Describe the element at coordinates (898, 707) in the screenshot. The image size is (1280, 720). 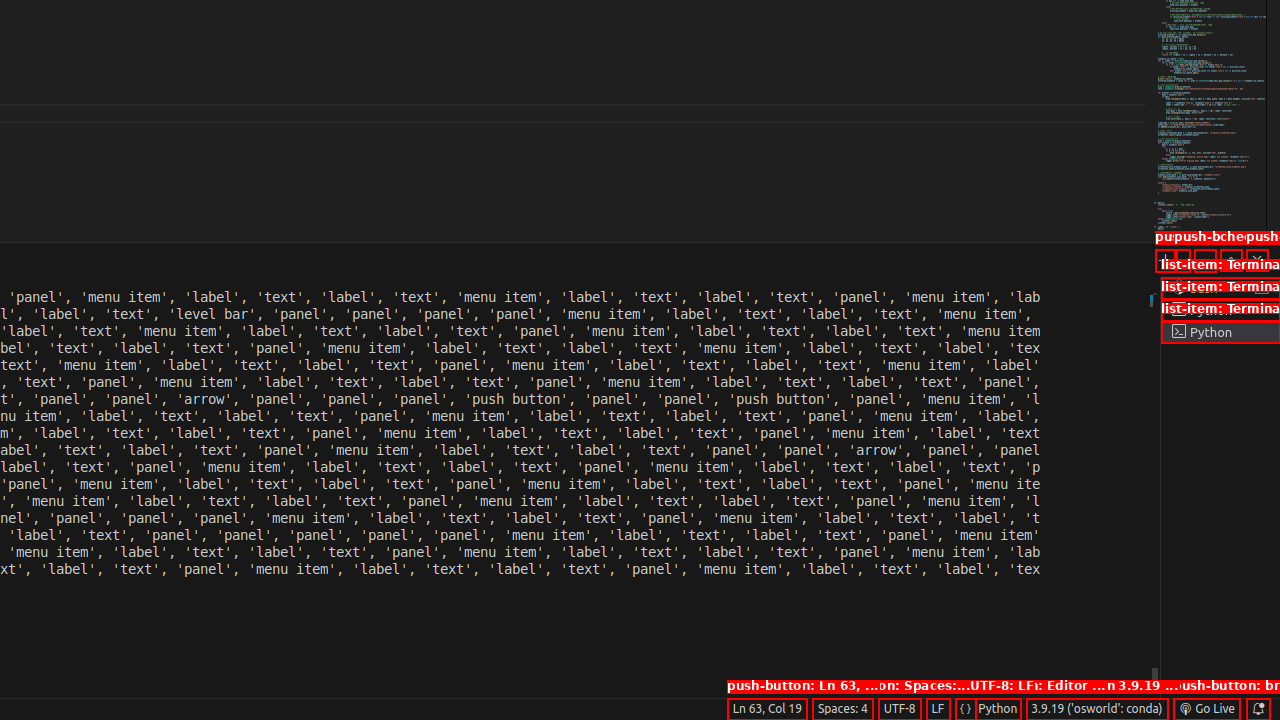
I see `'UTF-8'` at that location.